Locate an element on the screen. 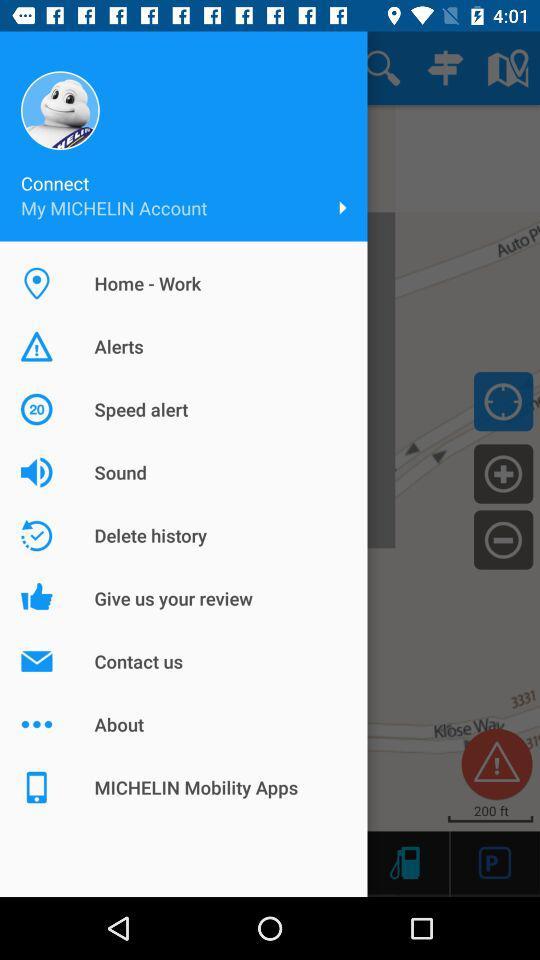  the minus icon is located at coordinates (502, 538).